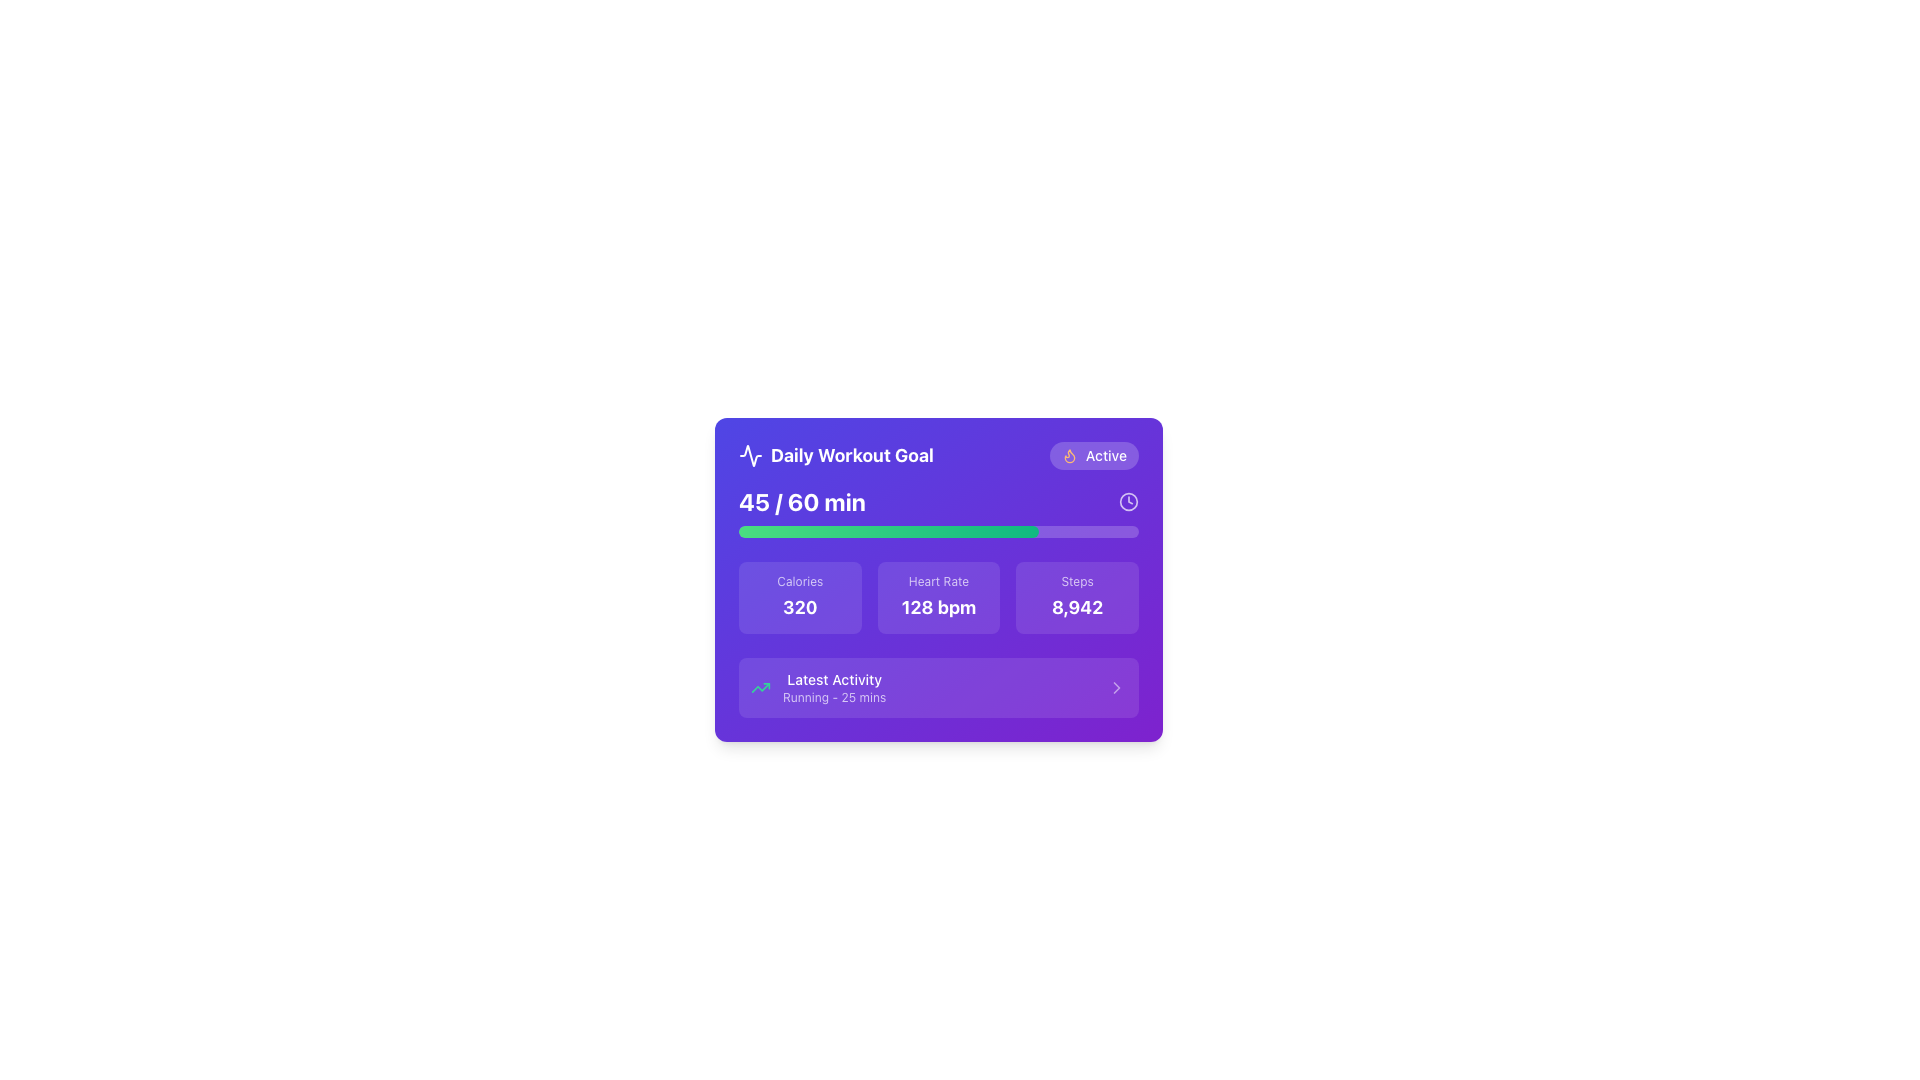  Describe the element at coordinates (802, 500) in the screenshot. I see `time information displayed in the text label showing '45 / 60 min', which is prominently positioned on a purple card` at that location.